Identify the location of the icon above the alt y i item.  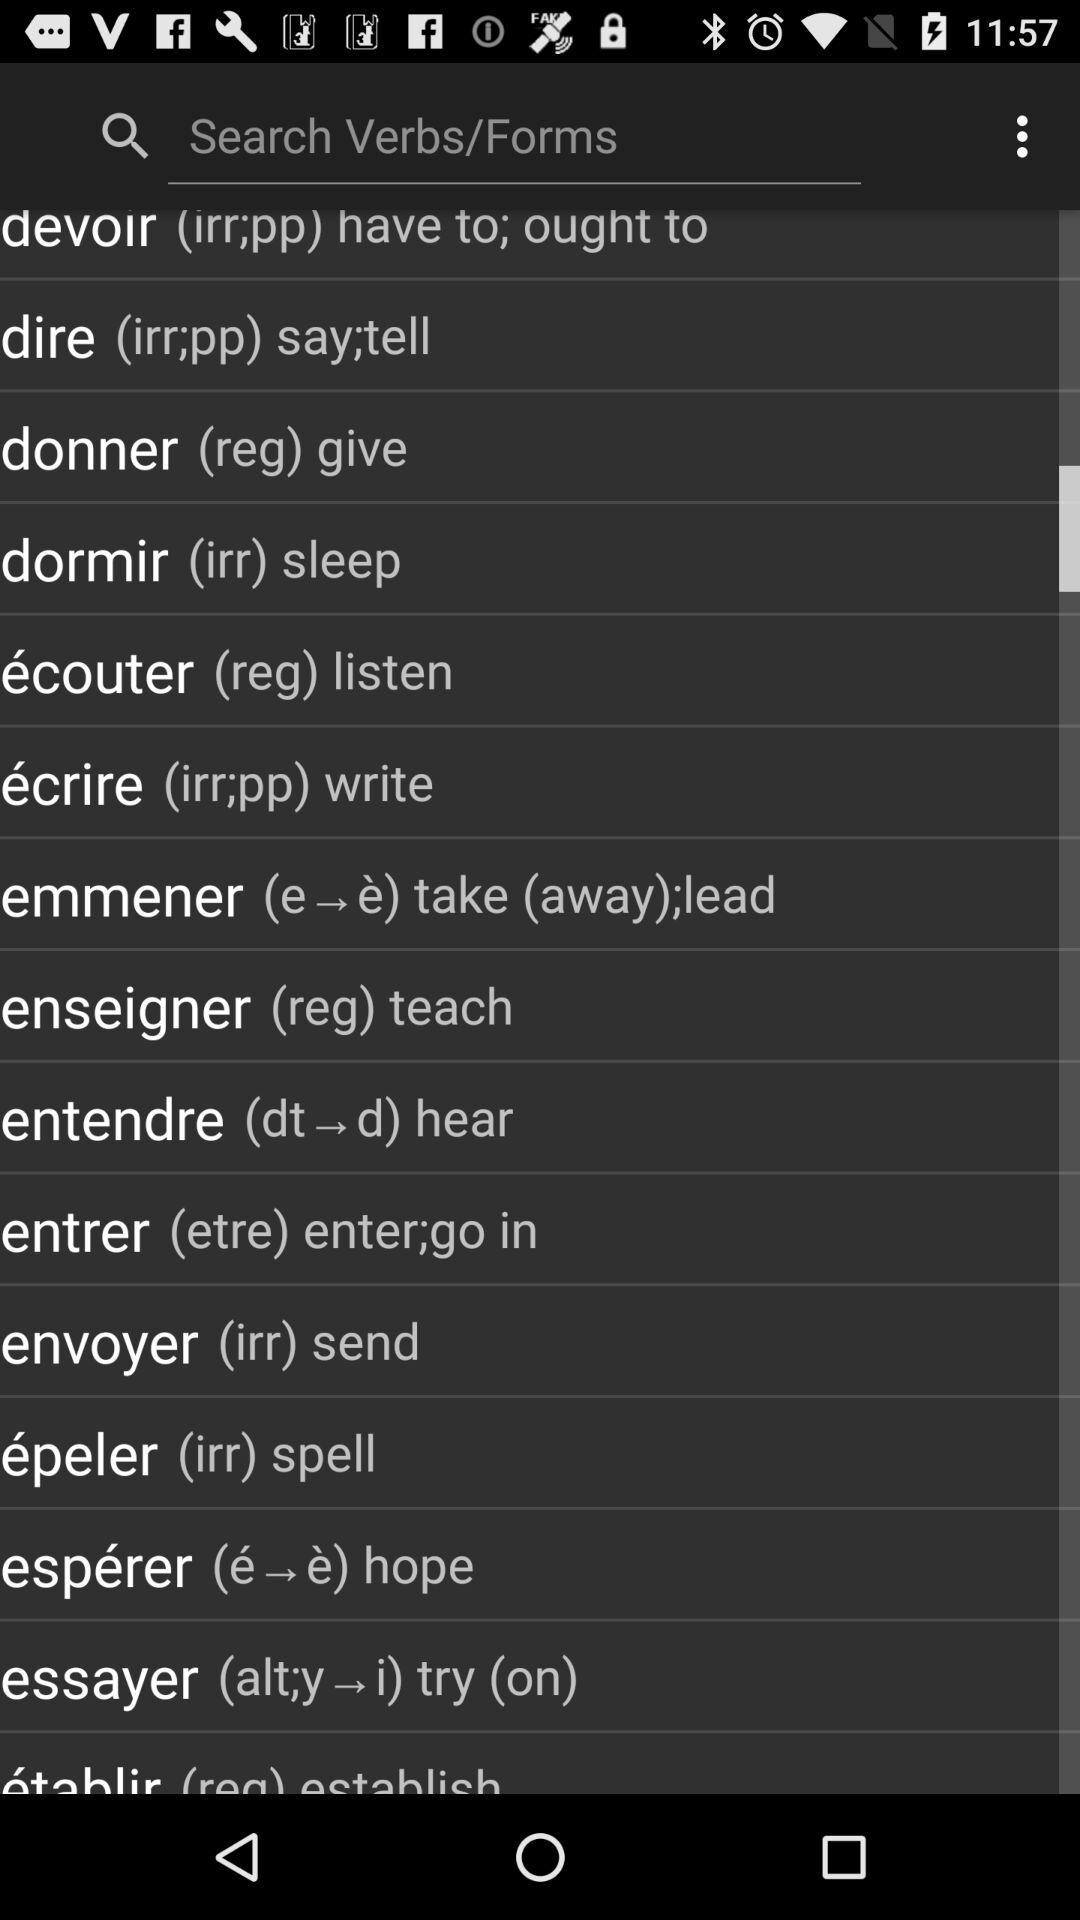
(342, 1563).